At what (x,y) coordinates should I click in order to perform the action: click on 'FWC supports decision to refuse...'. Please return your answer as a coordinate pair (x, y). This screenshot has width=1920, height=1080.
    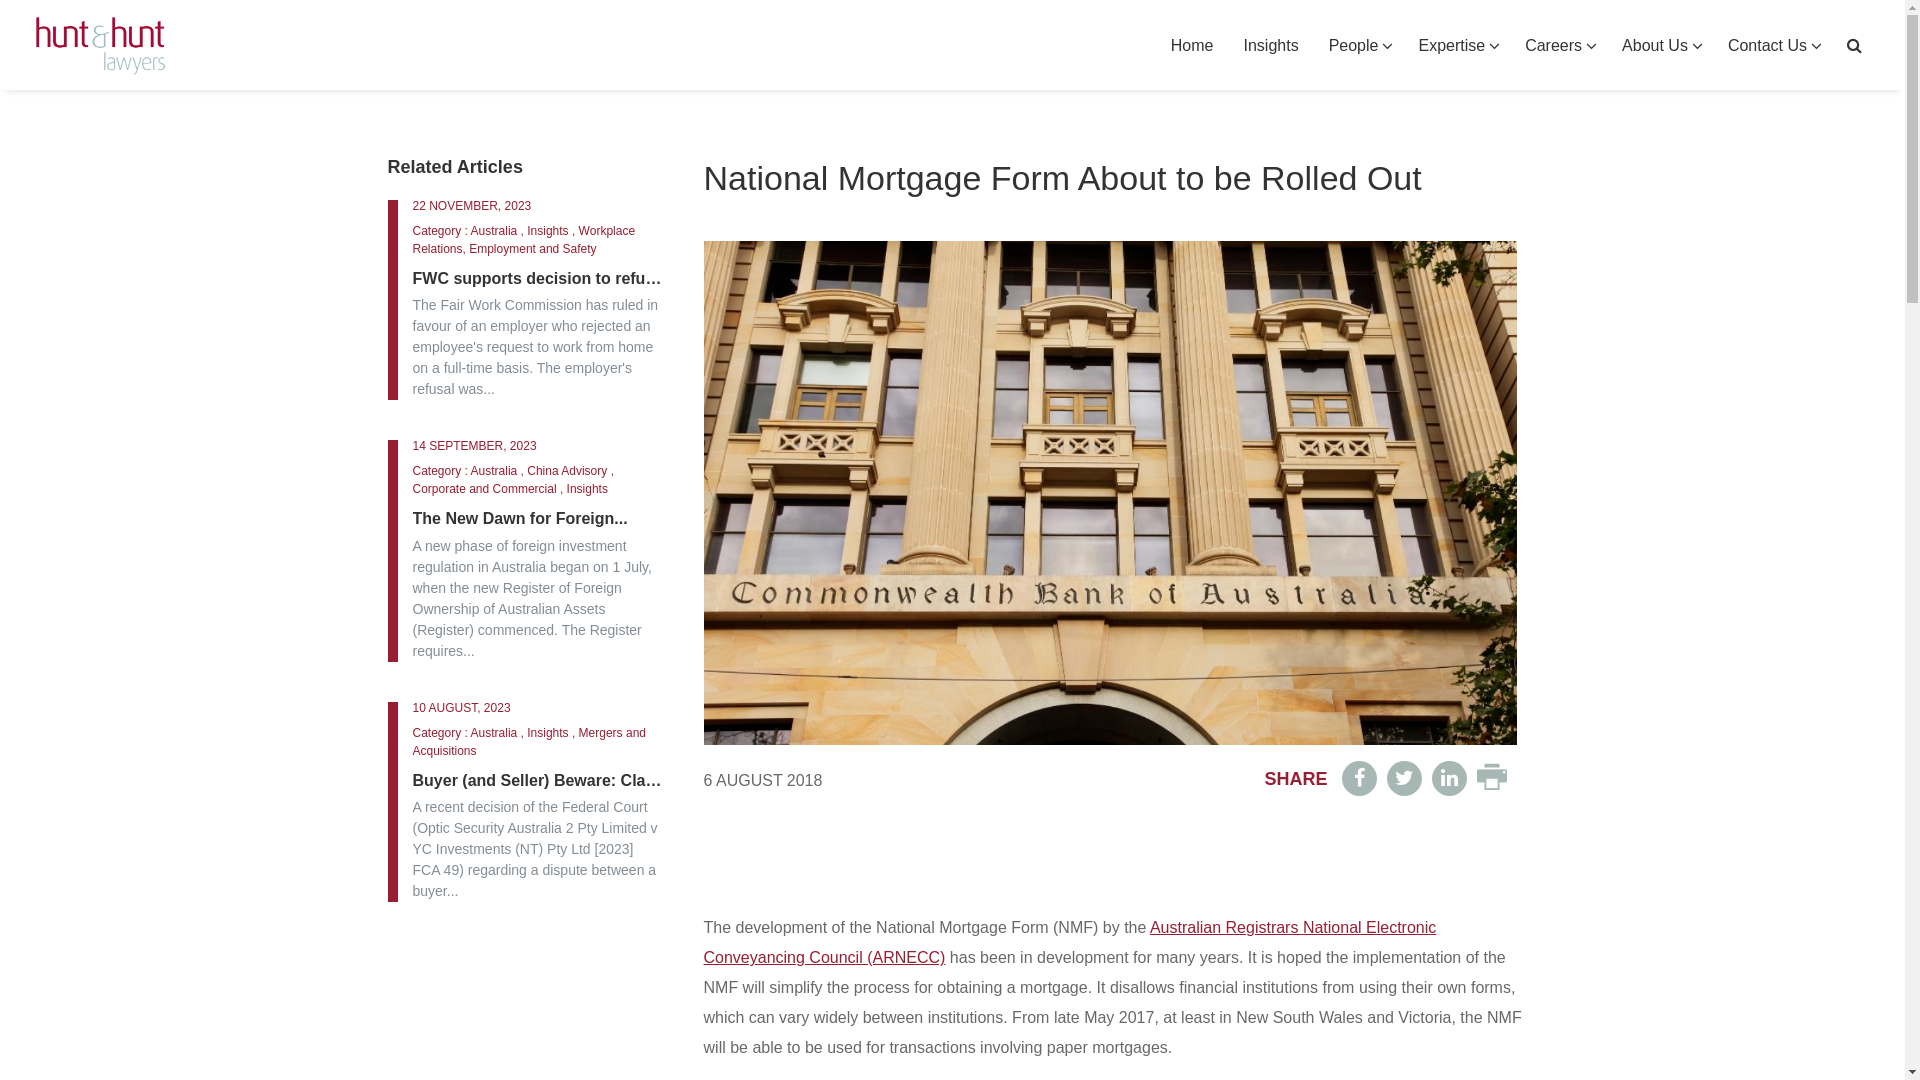
    Looking at the image, I should click on (411, 278).